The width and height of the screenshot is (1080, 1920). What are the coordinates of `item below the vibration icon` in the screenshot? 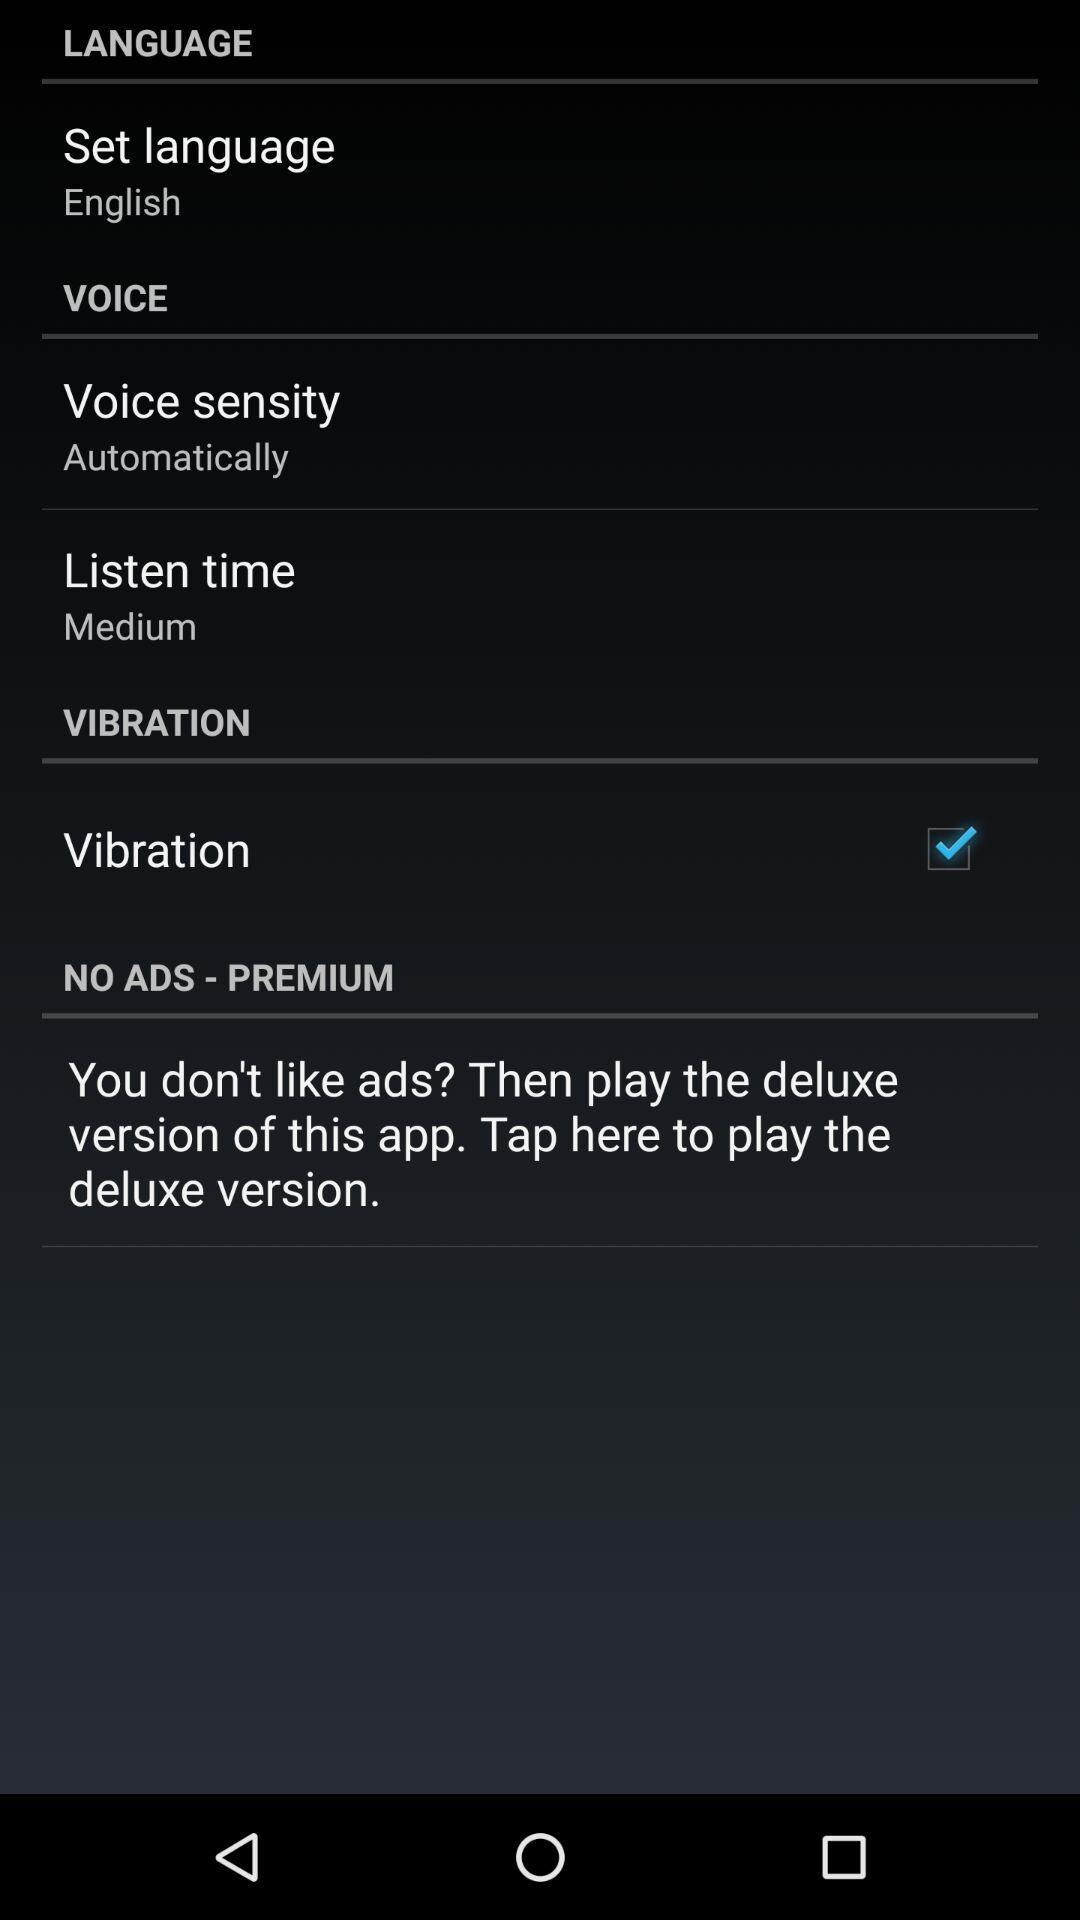 It's located at (947, 849).